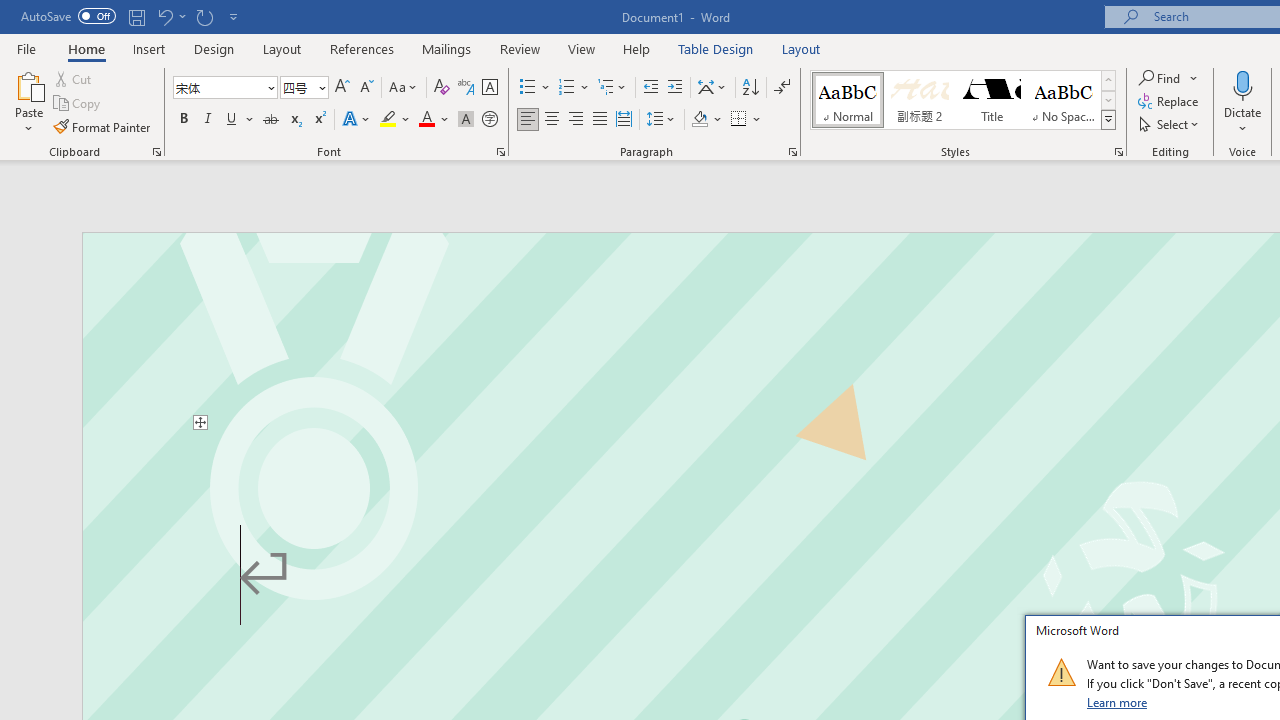 Image resolution: width=1280 pixels, height=720 pixels. I want to click on 'Replace...', so click(1169, 101).